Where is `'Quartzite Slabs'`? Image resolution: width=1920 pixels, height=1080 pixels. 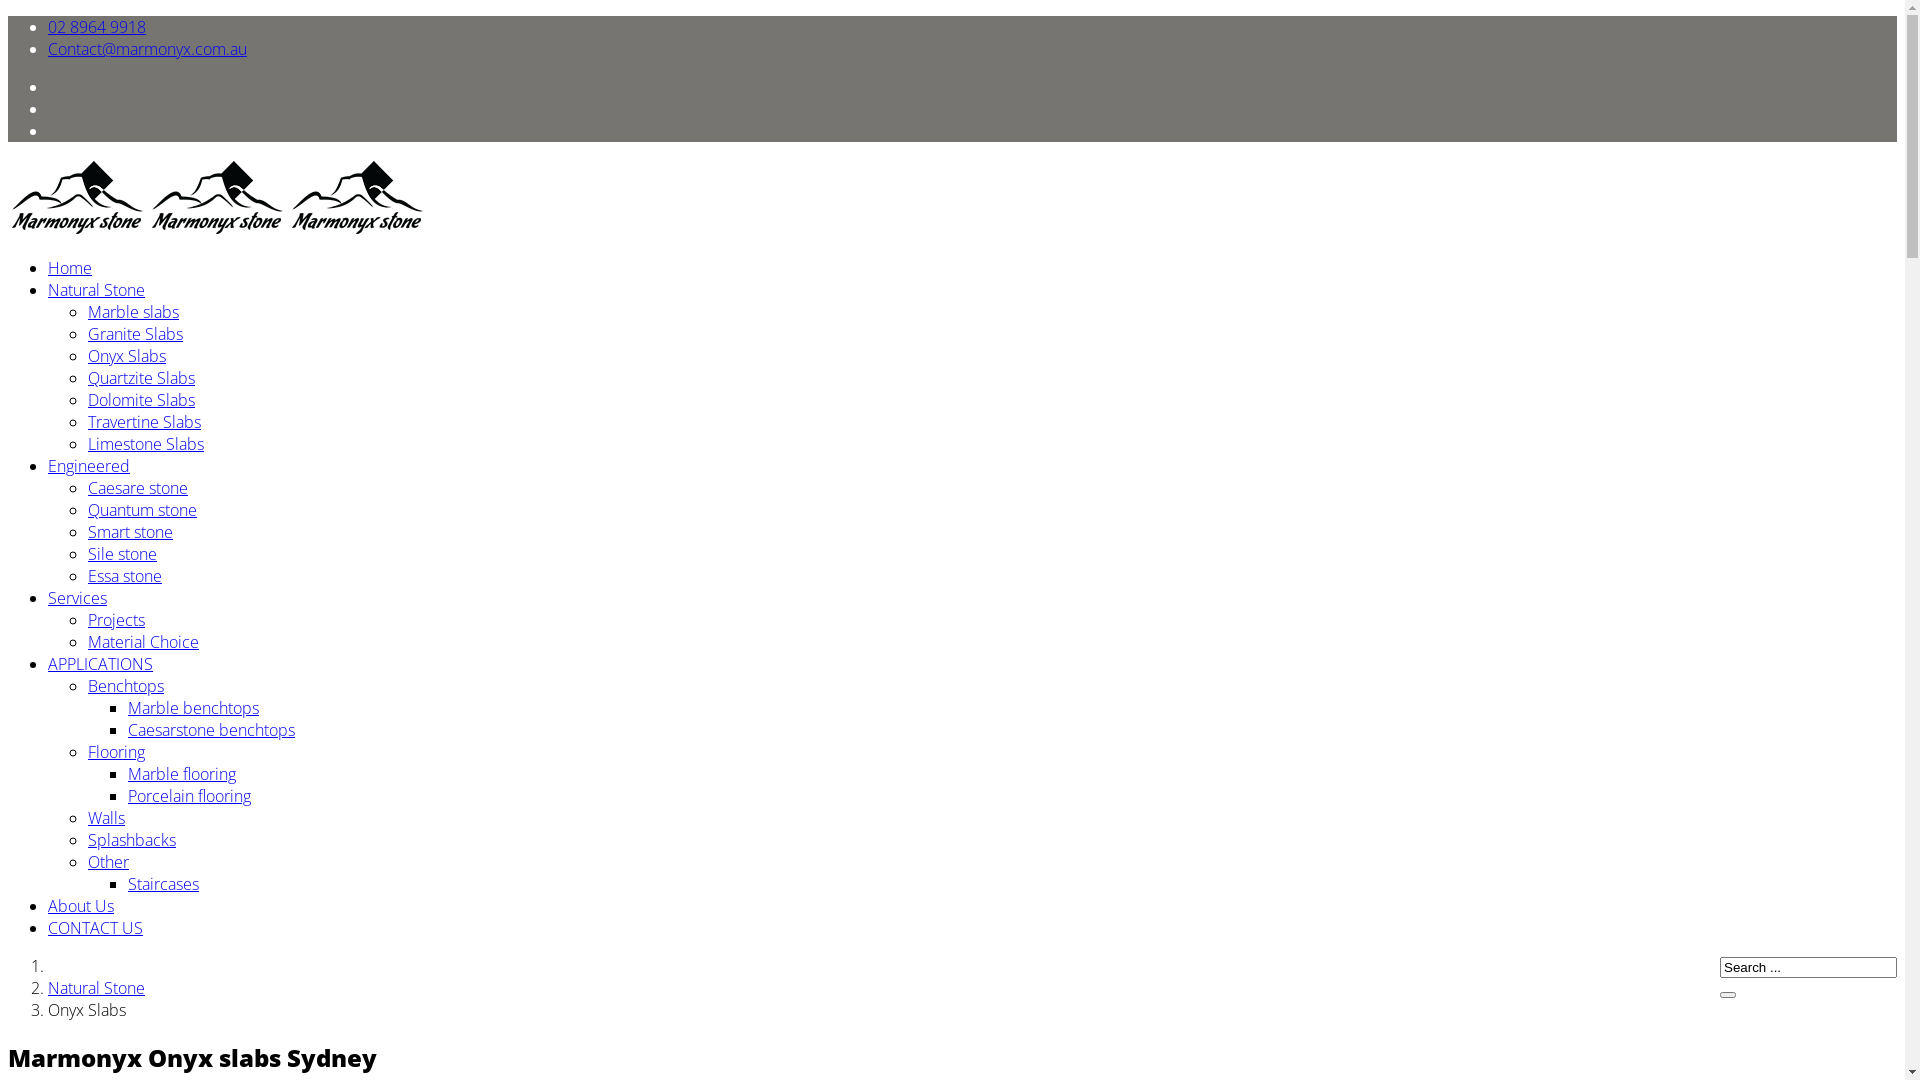 'Quartzite Slabs' is located at coordinates (140, 378).